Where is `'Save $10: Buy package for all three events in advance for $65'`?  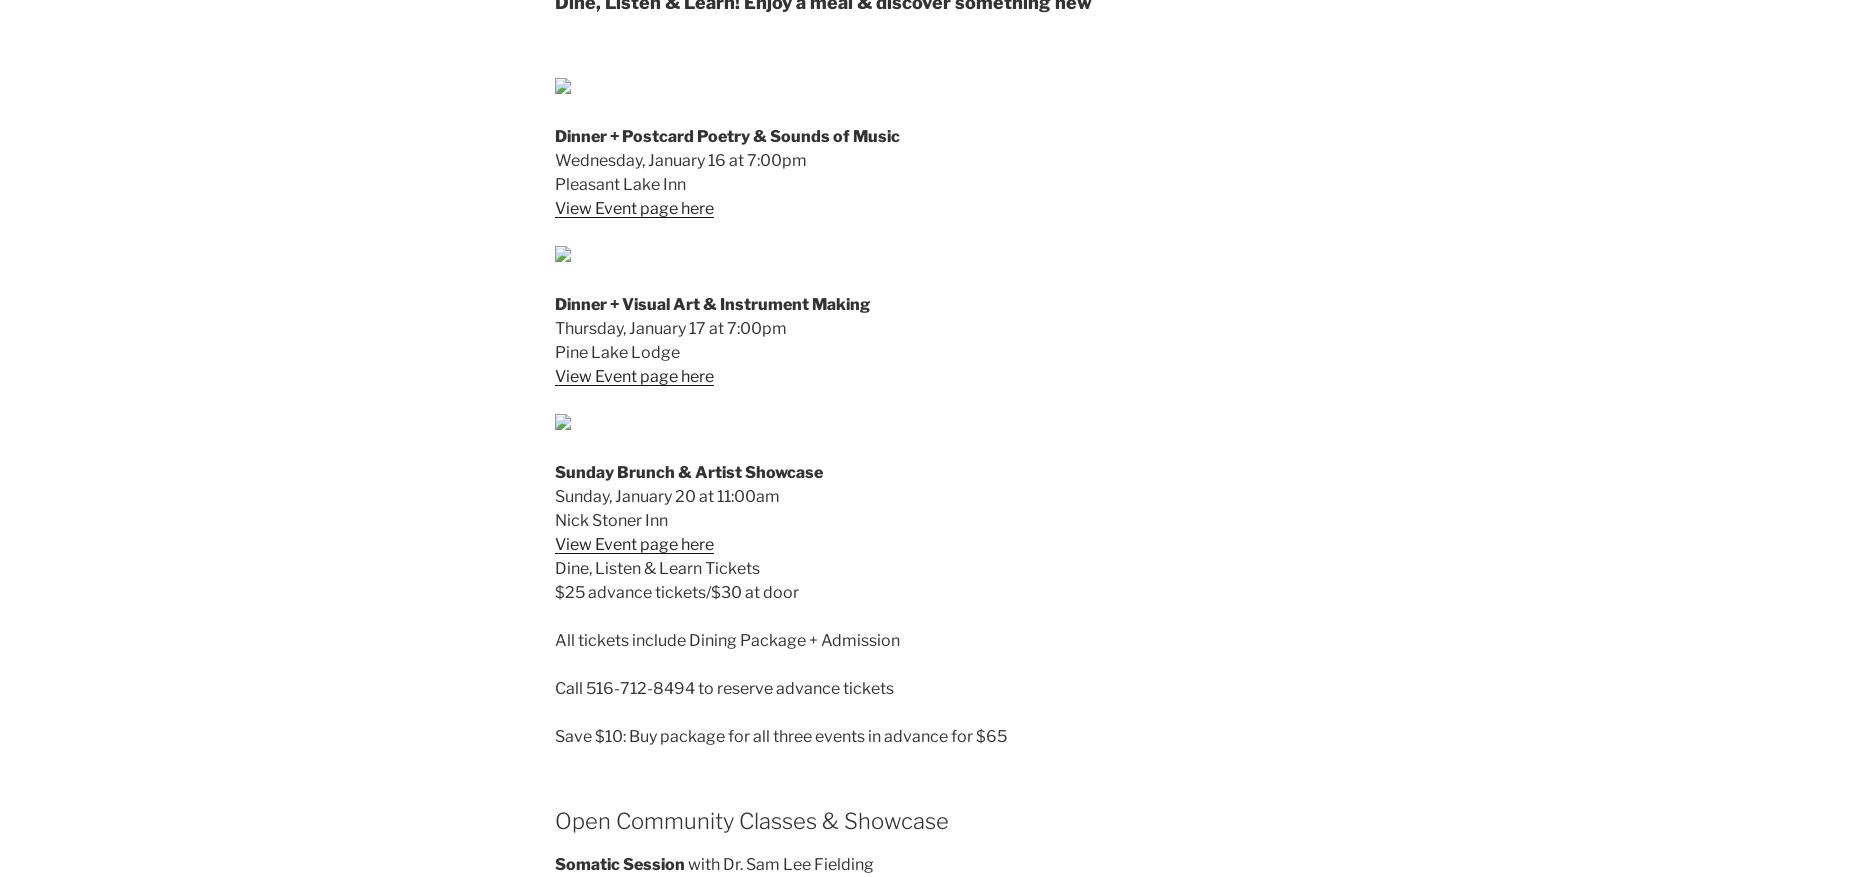 'Save $10: Buy package for all three events in advance for $65' is located at coordinates (781, 735).